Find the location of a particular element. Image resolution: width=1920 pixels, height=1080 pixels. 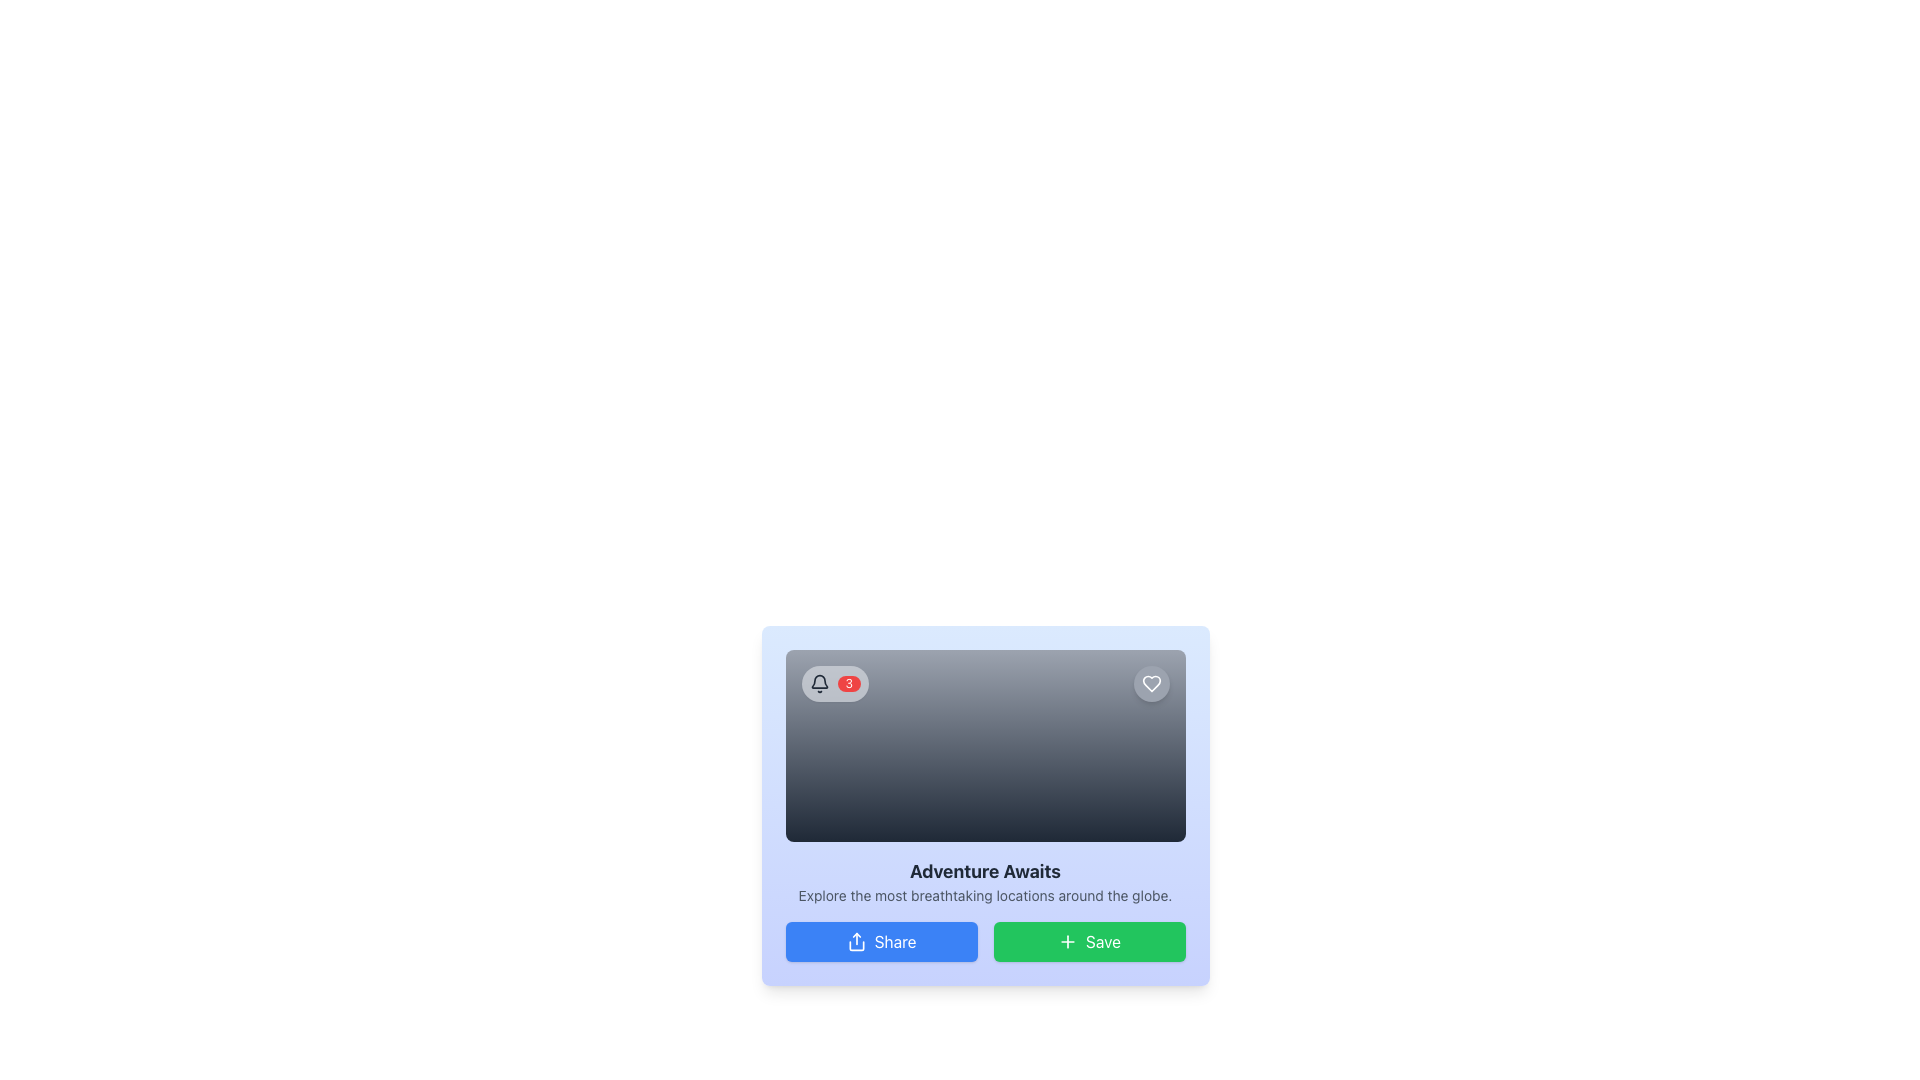

the 'Share' button is located at coordinates (880, 941).